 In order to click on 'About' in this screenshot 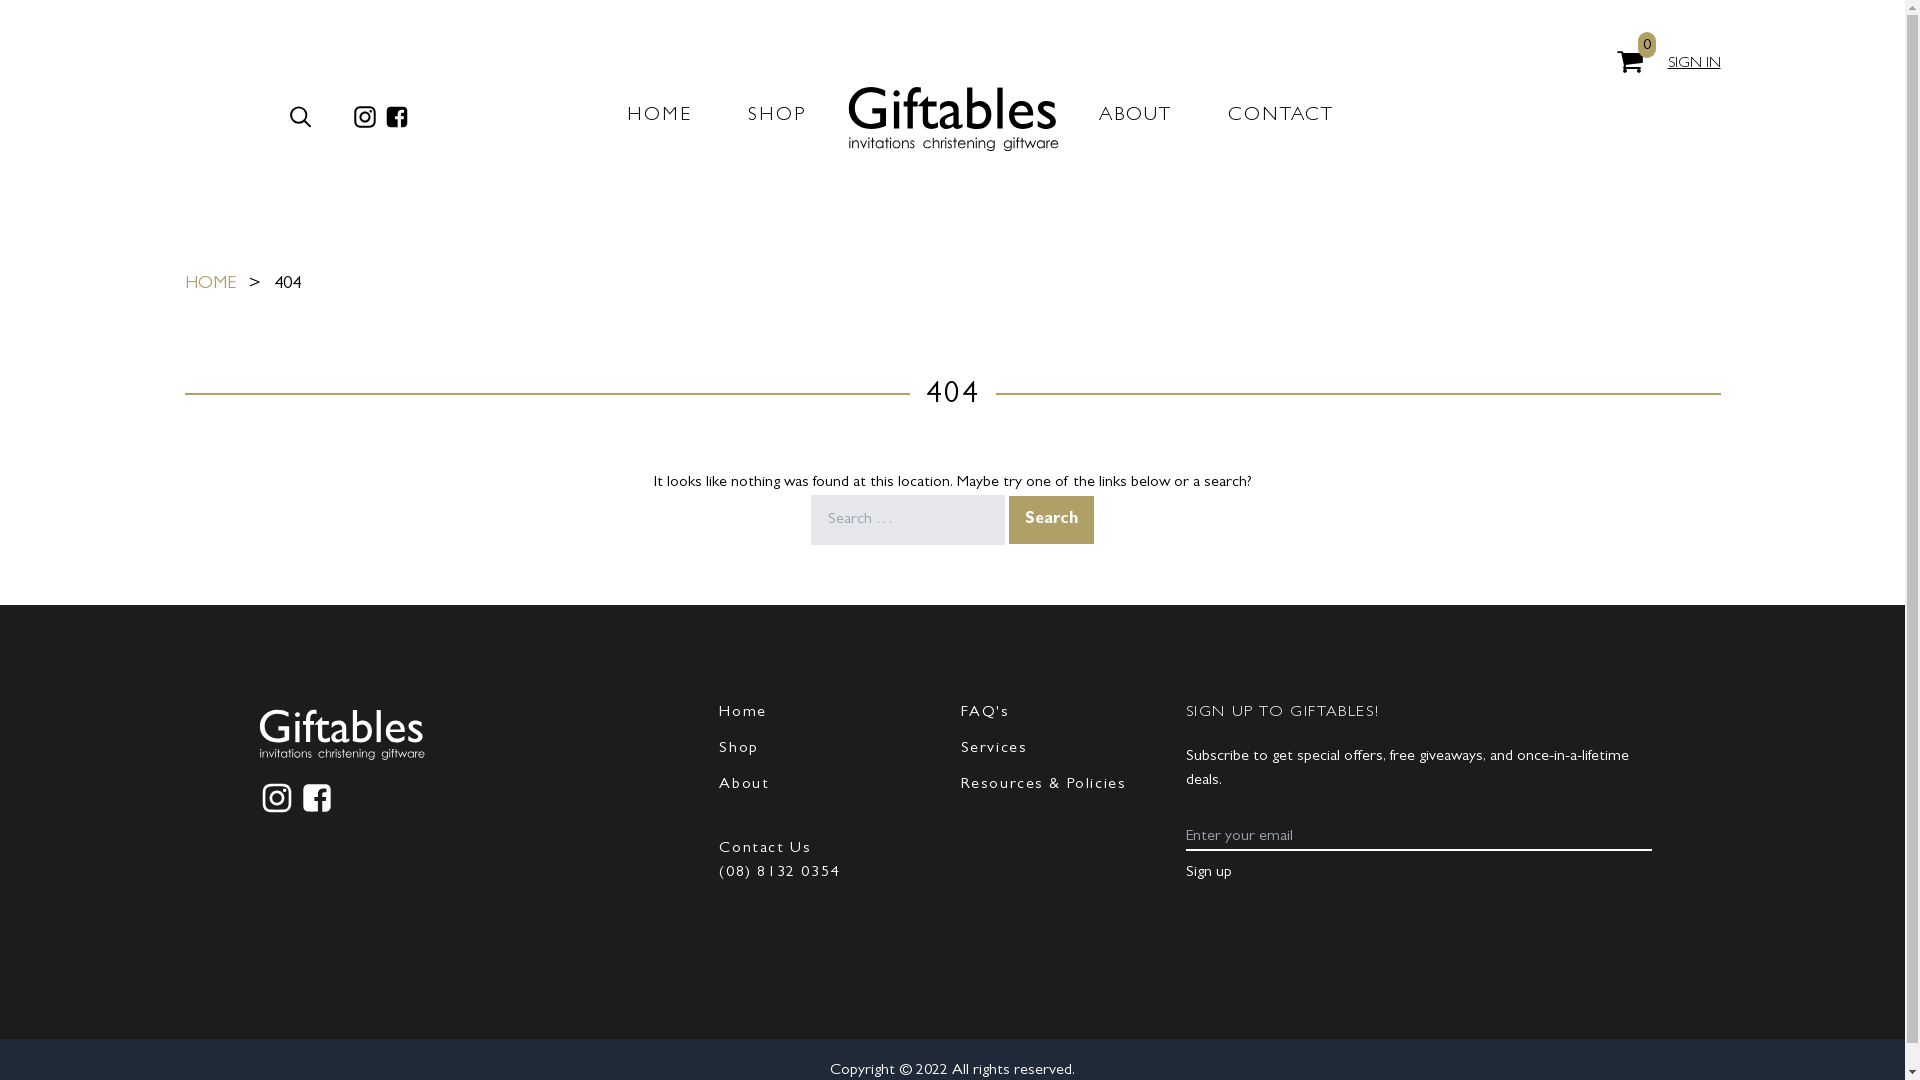, I will do `click(743, 784)`.